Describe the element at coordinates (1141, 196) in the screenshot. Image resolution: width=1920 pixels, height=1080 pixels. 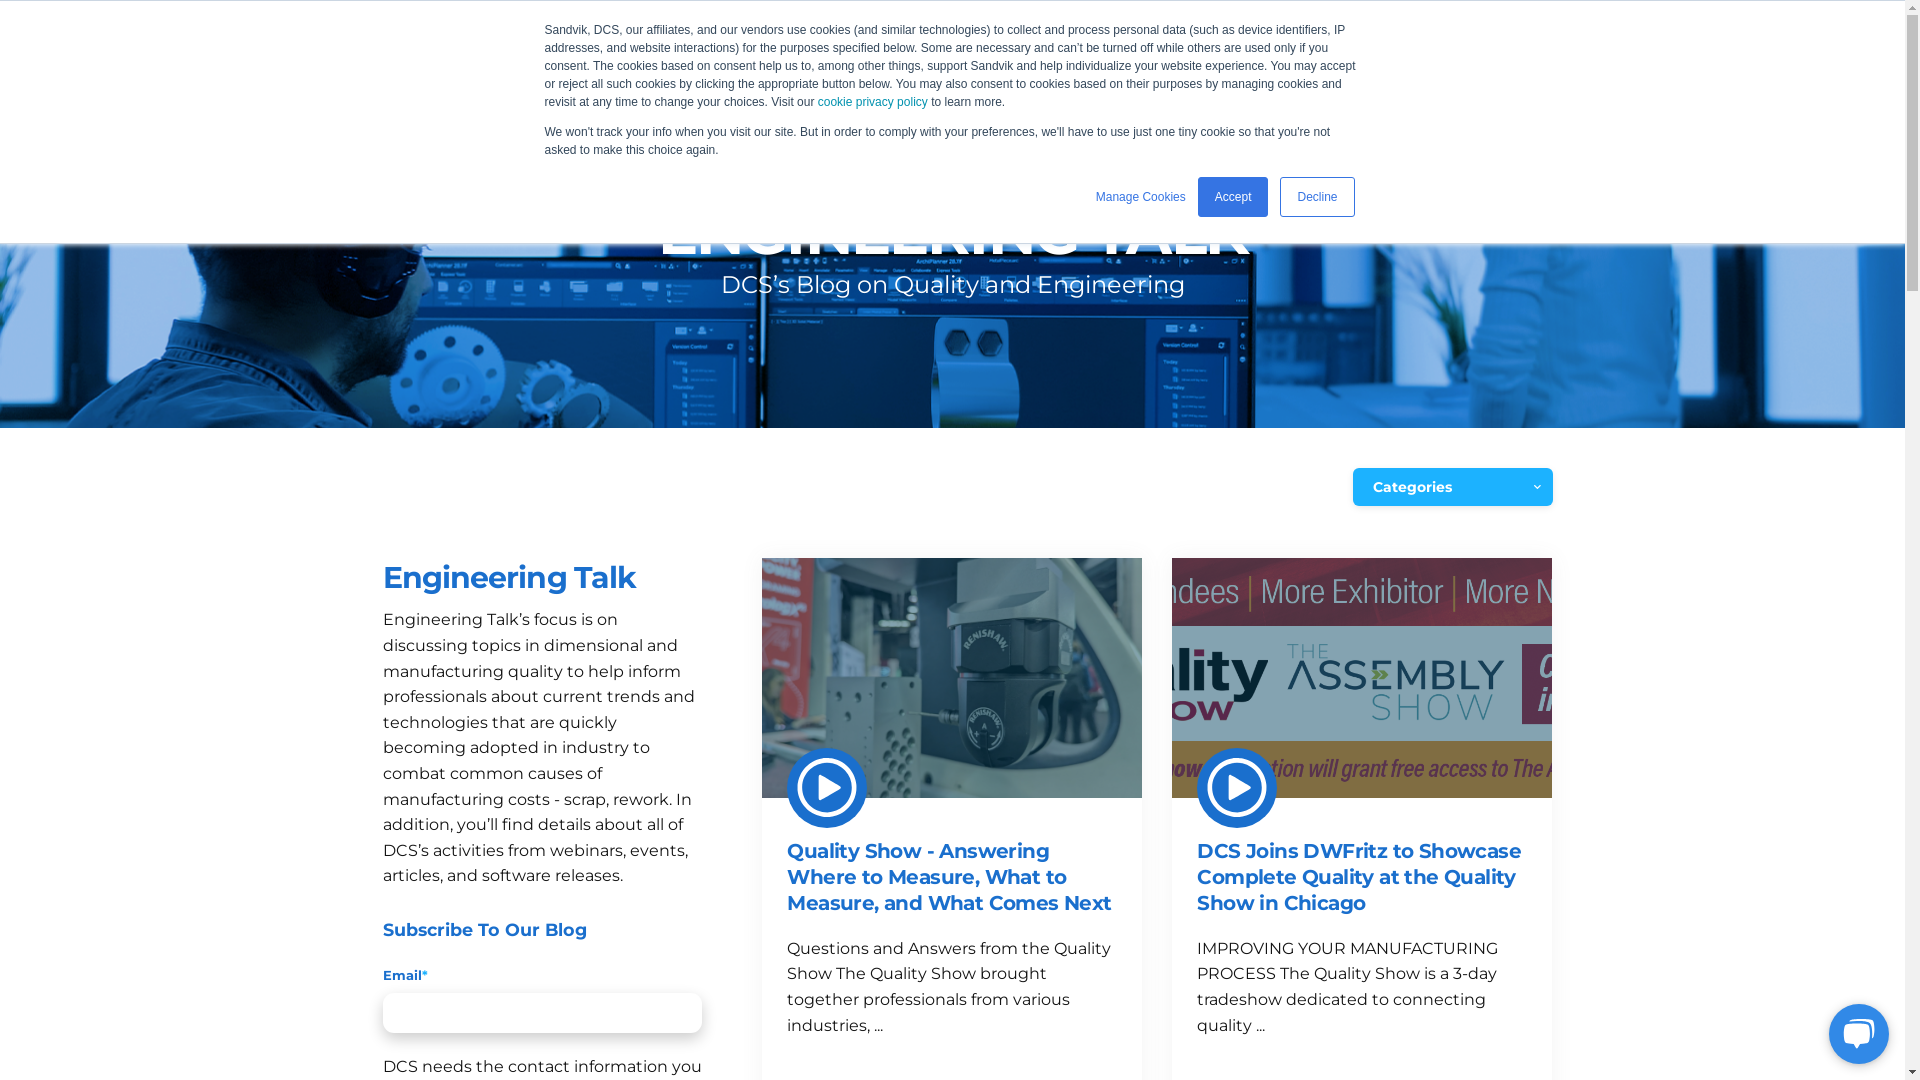
I see `'Manage Cookies'` at that location.